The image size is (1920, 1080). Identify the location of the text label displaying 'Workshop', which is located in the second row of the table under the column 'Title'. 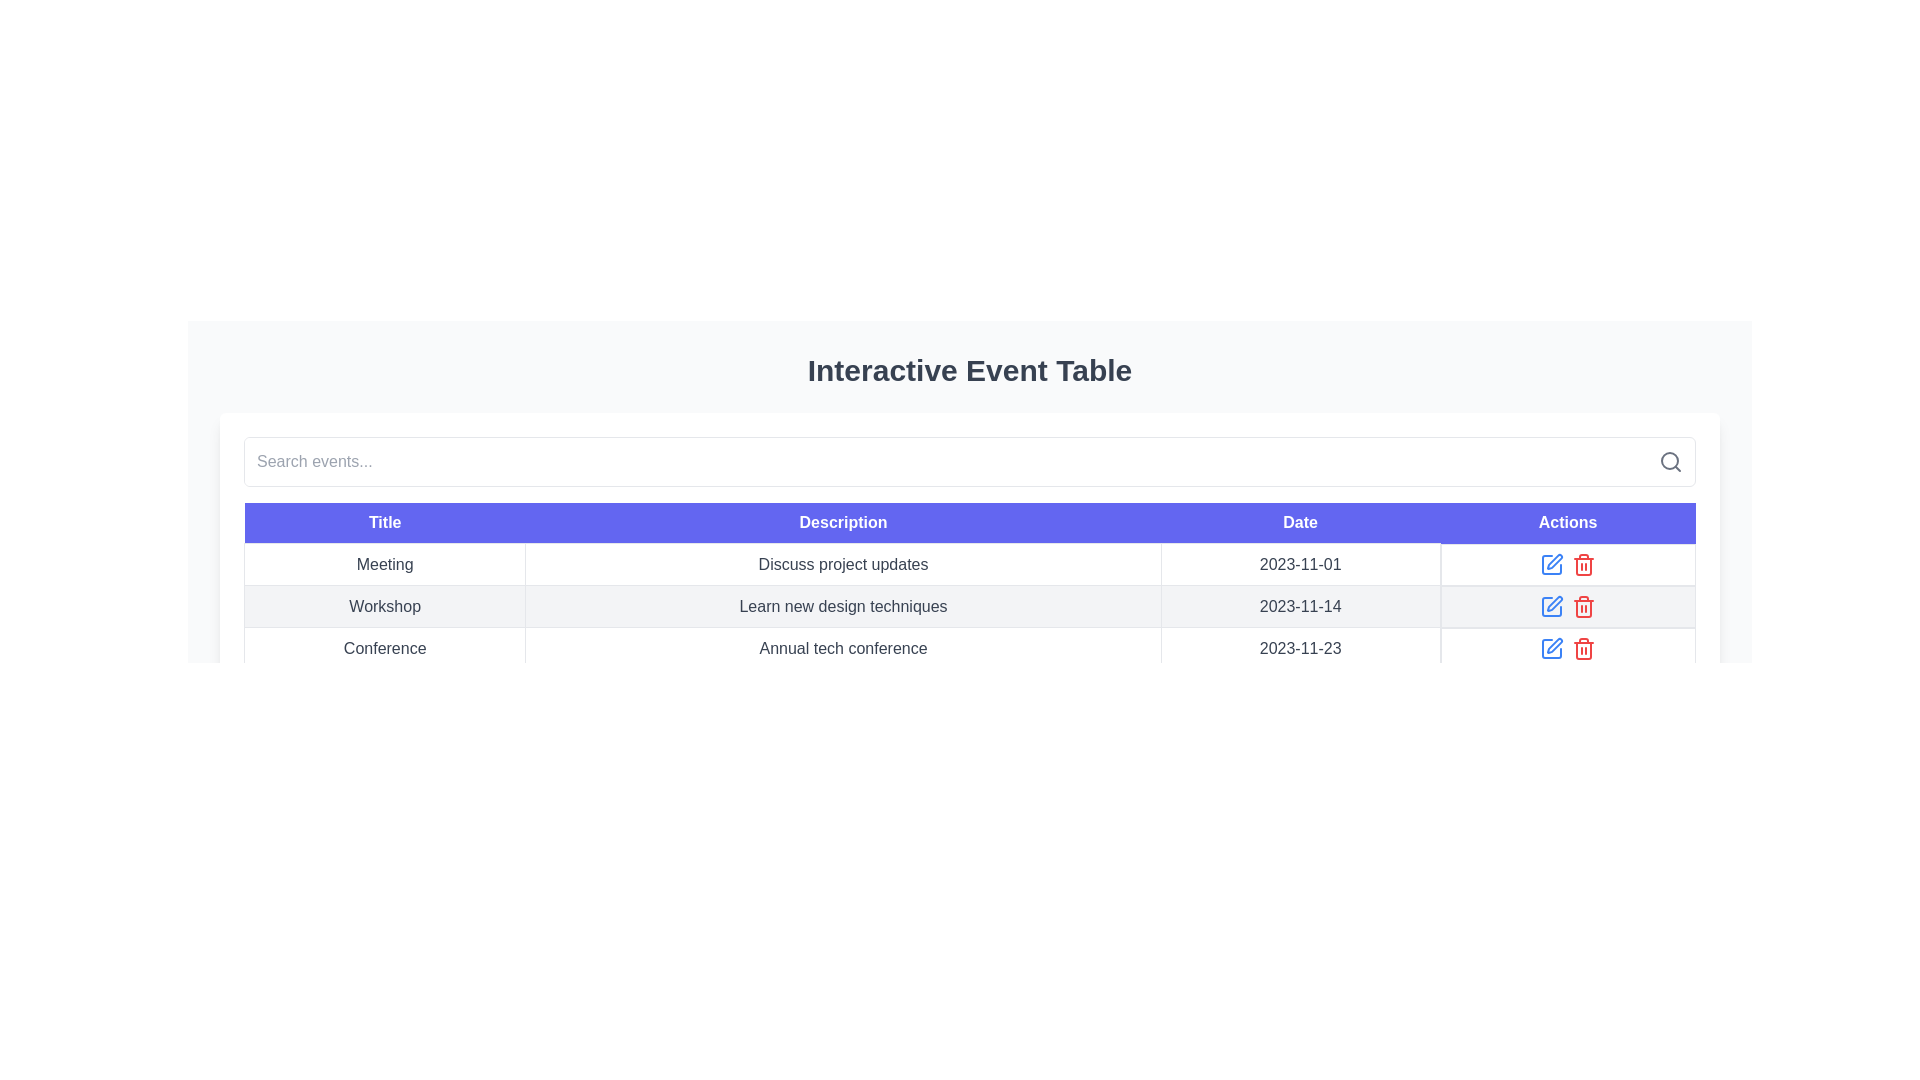
(385, 605).